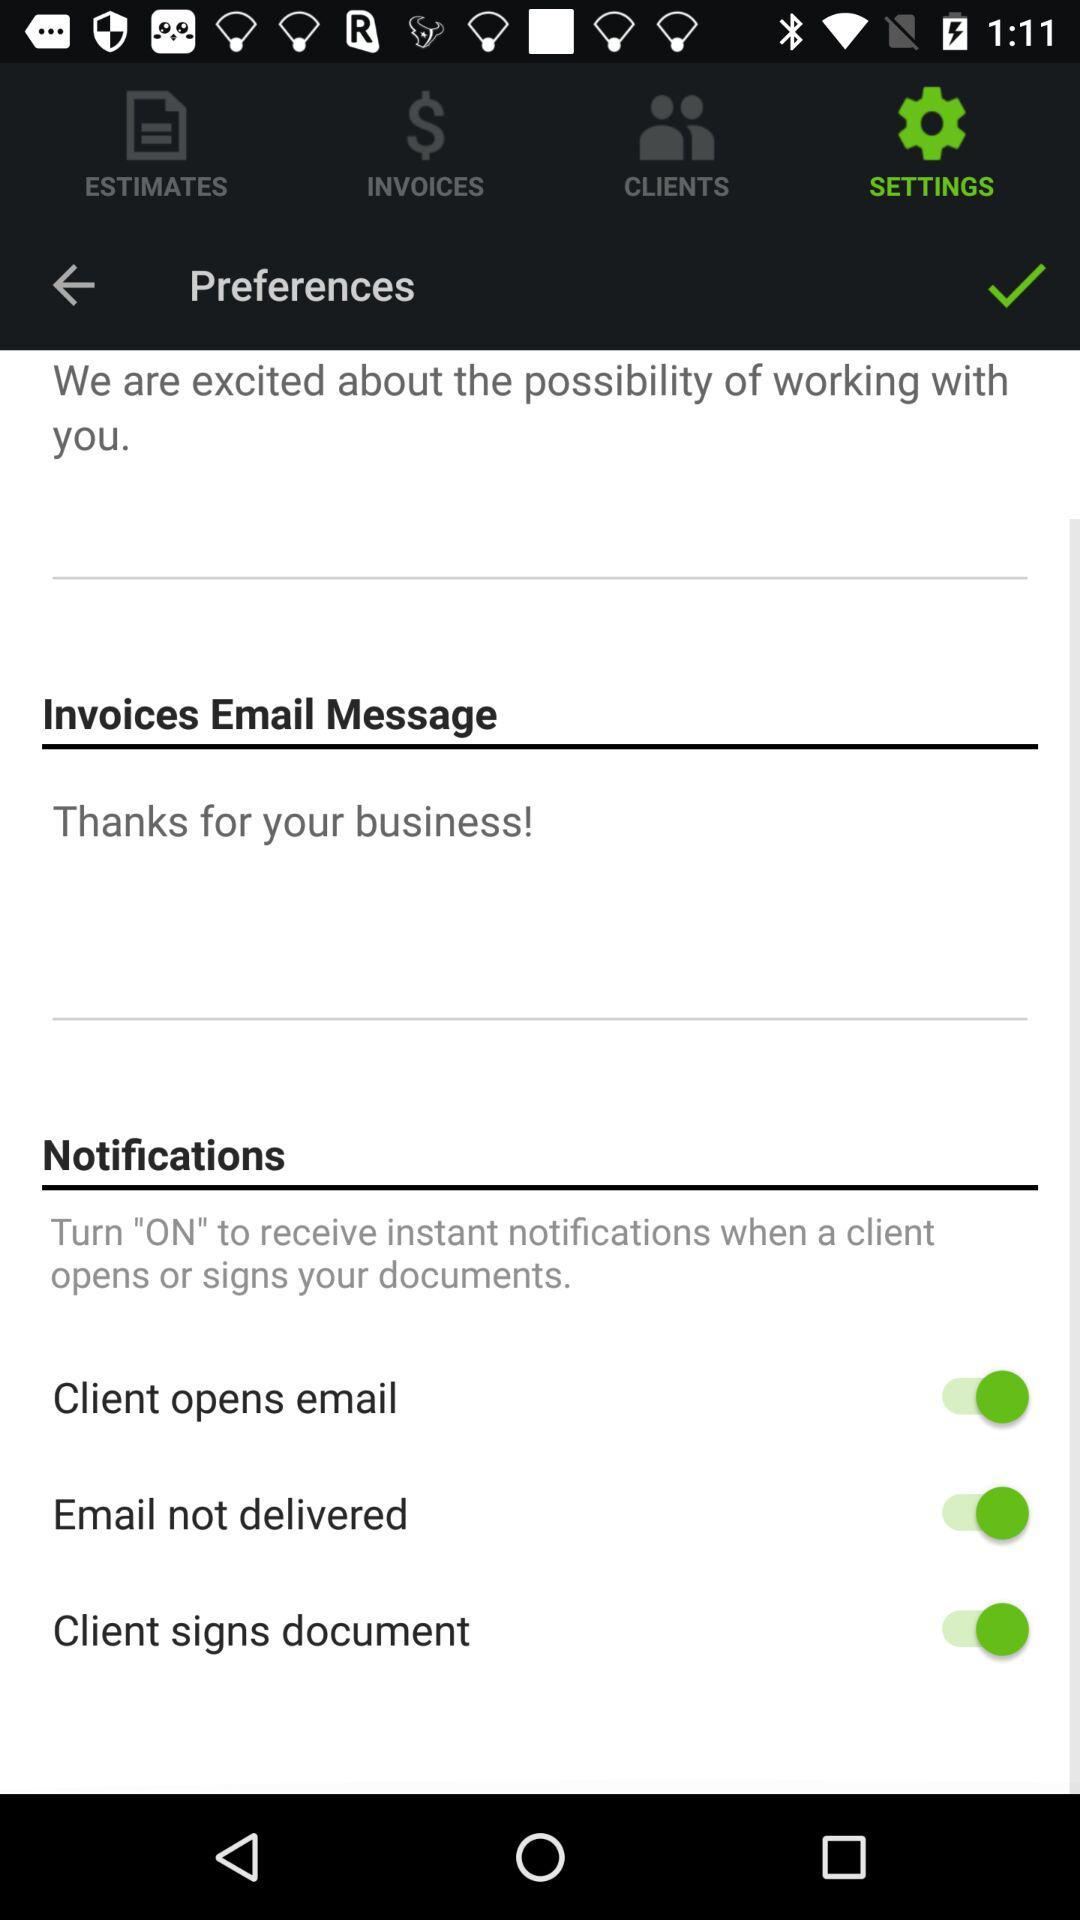  I want to click on push to select a option, so click(974, 1629).